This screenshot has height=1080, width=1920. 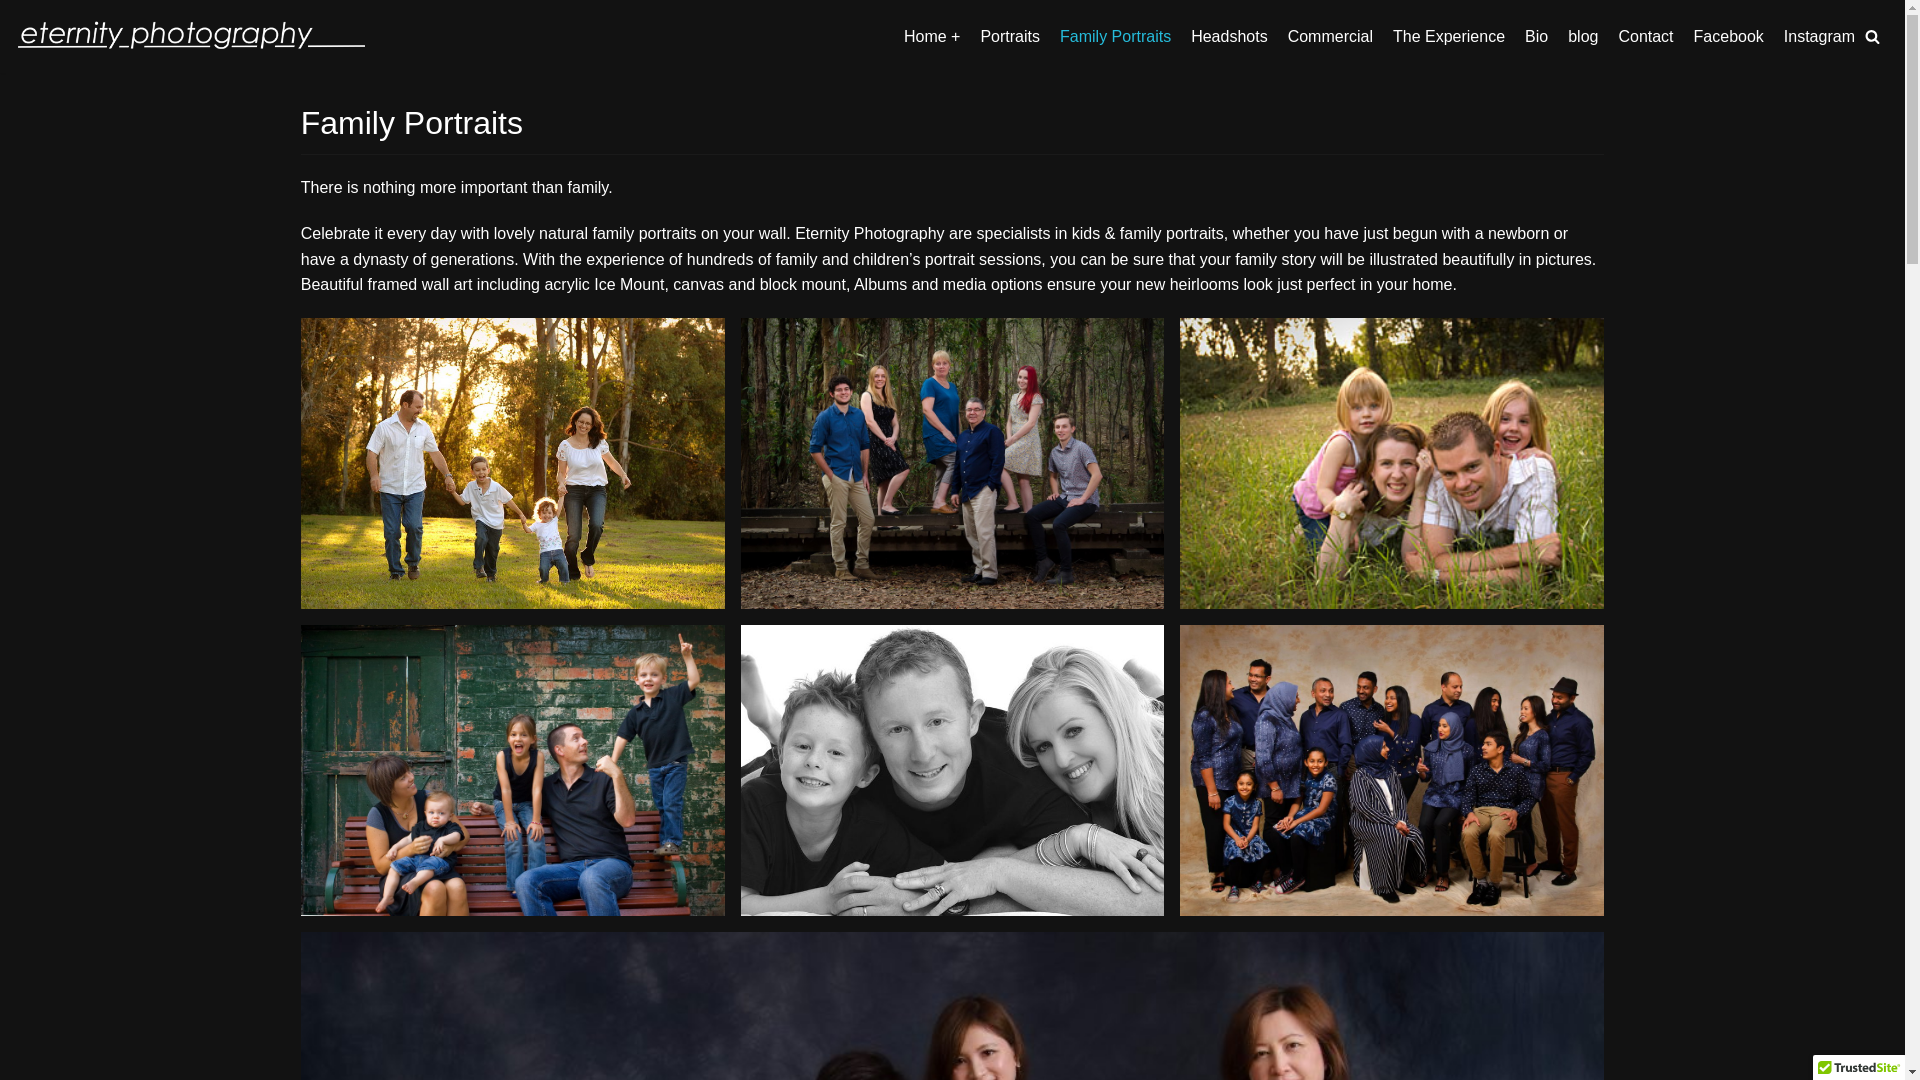 I want to click on 'Facebook', so click(x=1727, y=37).